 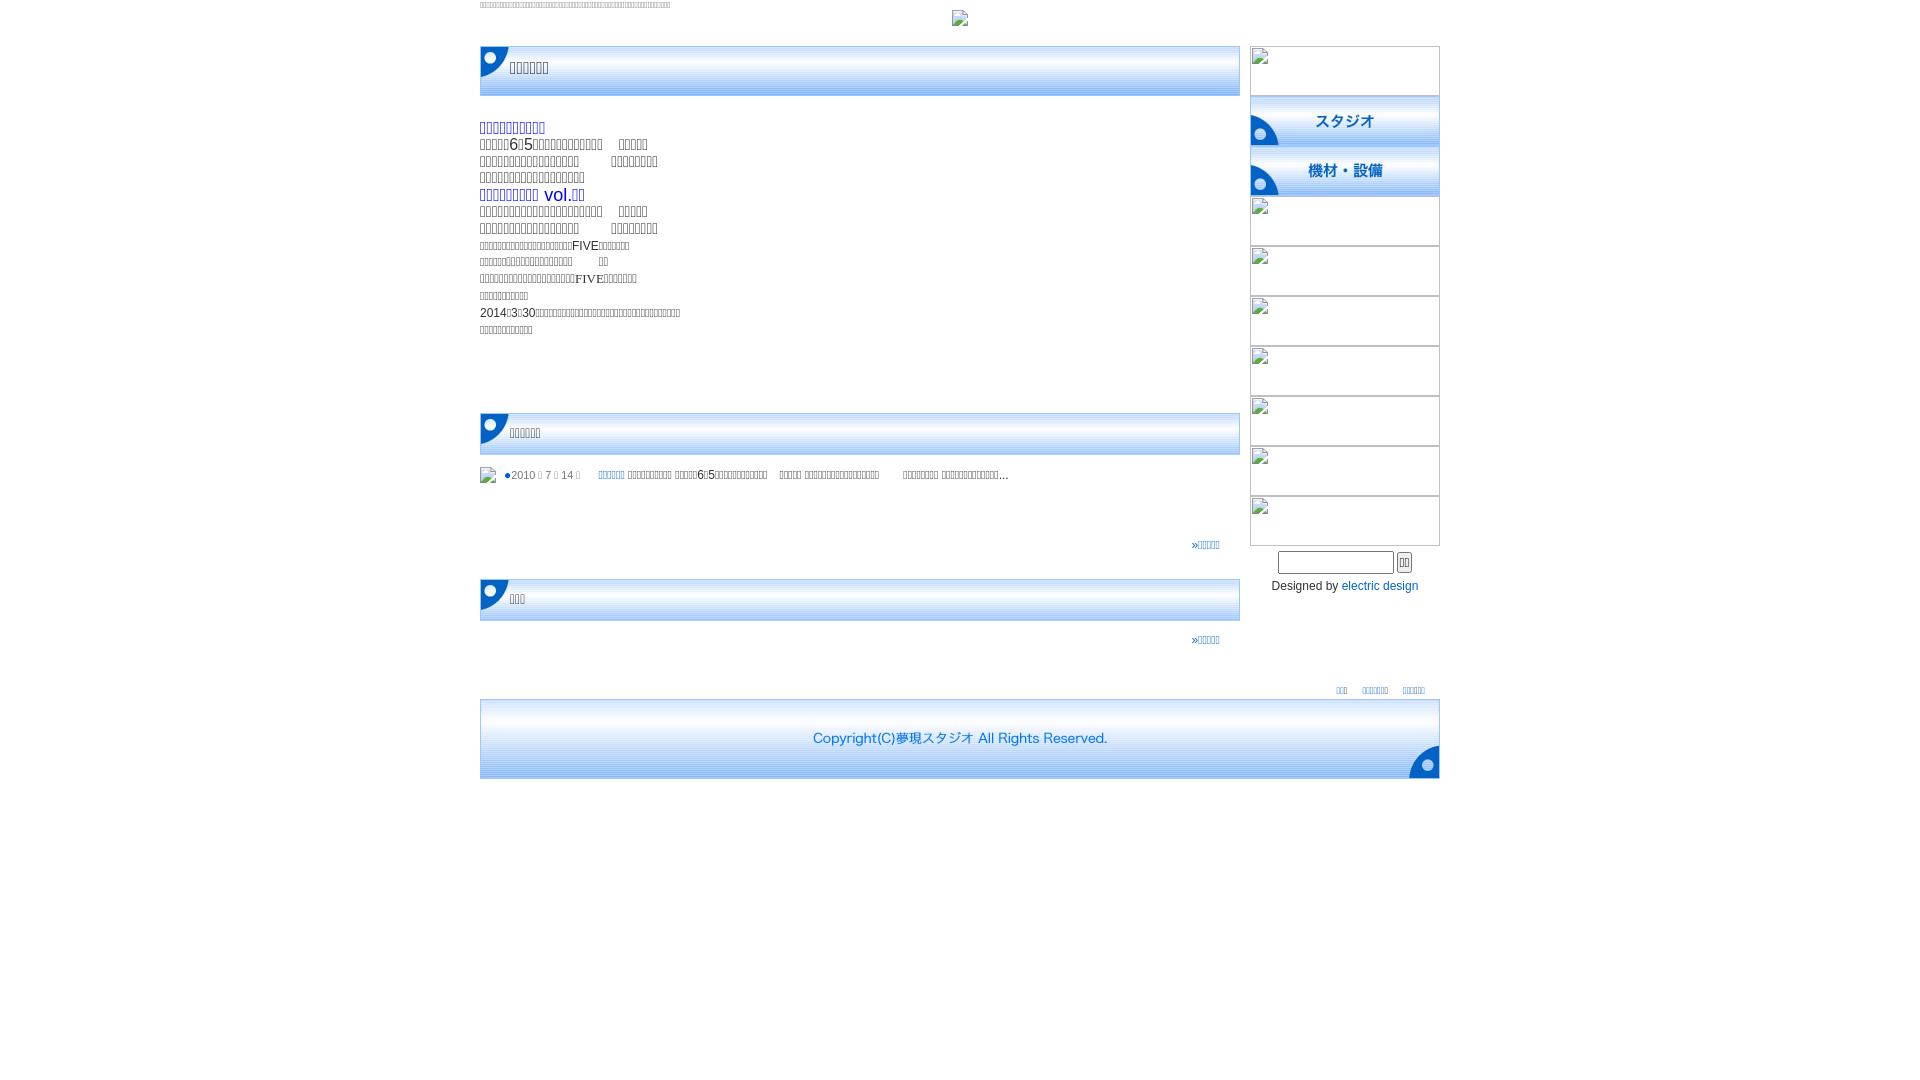 What do you see at coordinates (1379, 585) in the screenshot?
I see `'electric design'` at bounding box center [1379, 585].